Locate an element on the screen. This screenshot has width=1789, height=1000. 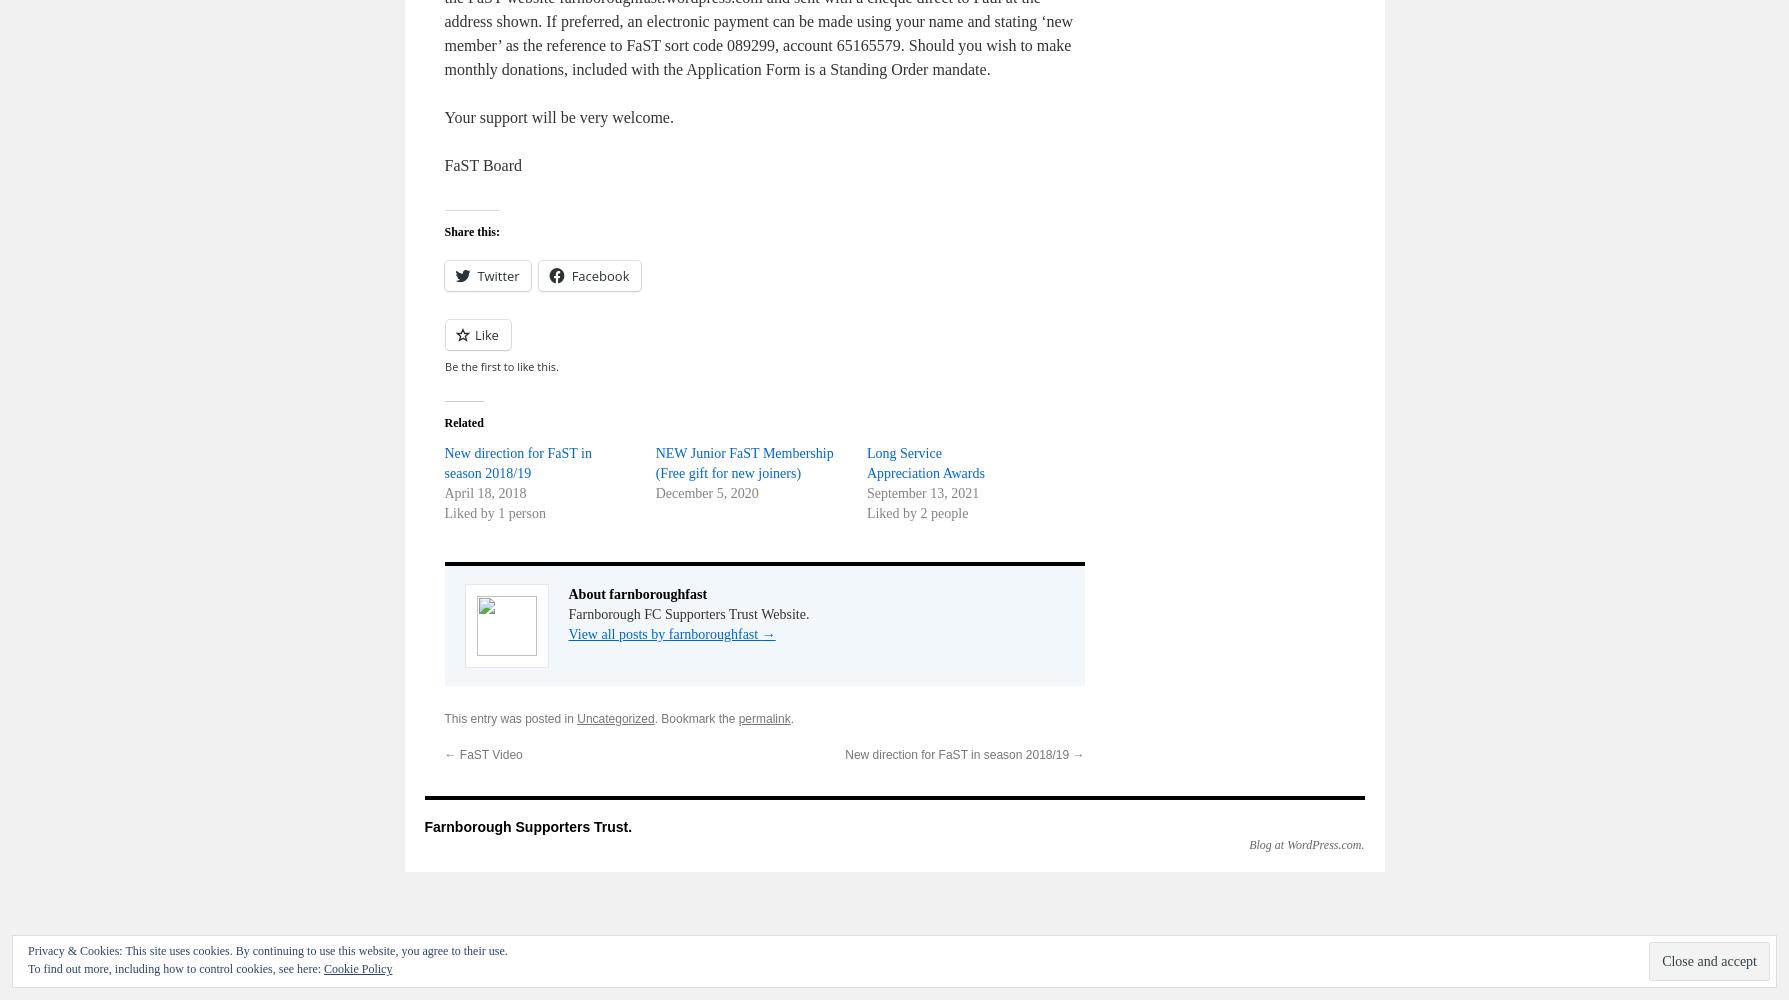
'Facebook' is located at coordinates (600, 276).